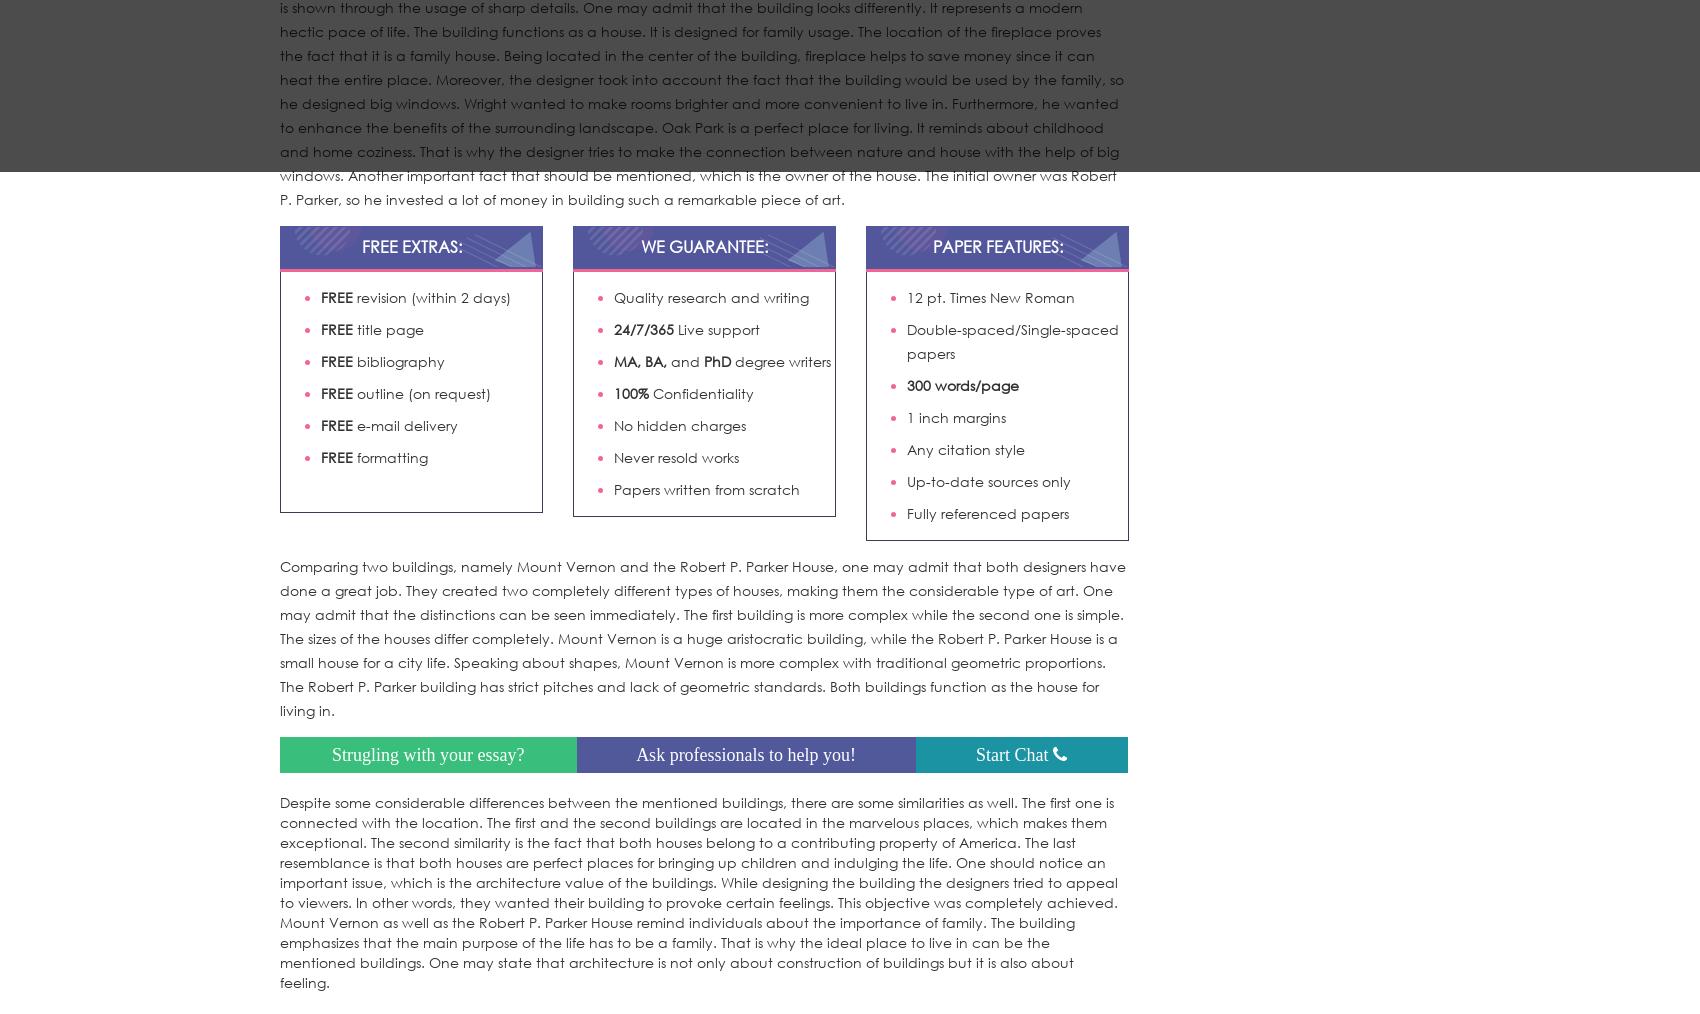 This screenshot has width=1700, height=1014. Describe the element at coordinates (613, 296) in the screenshot. I see `'Quality research and writing'` at that location.